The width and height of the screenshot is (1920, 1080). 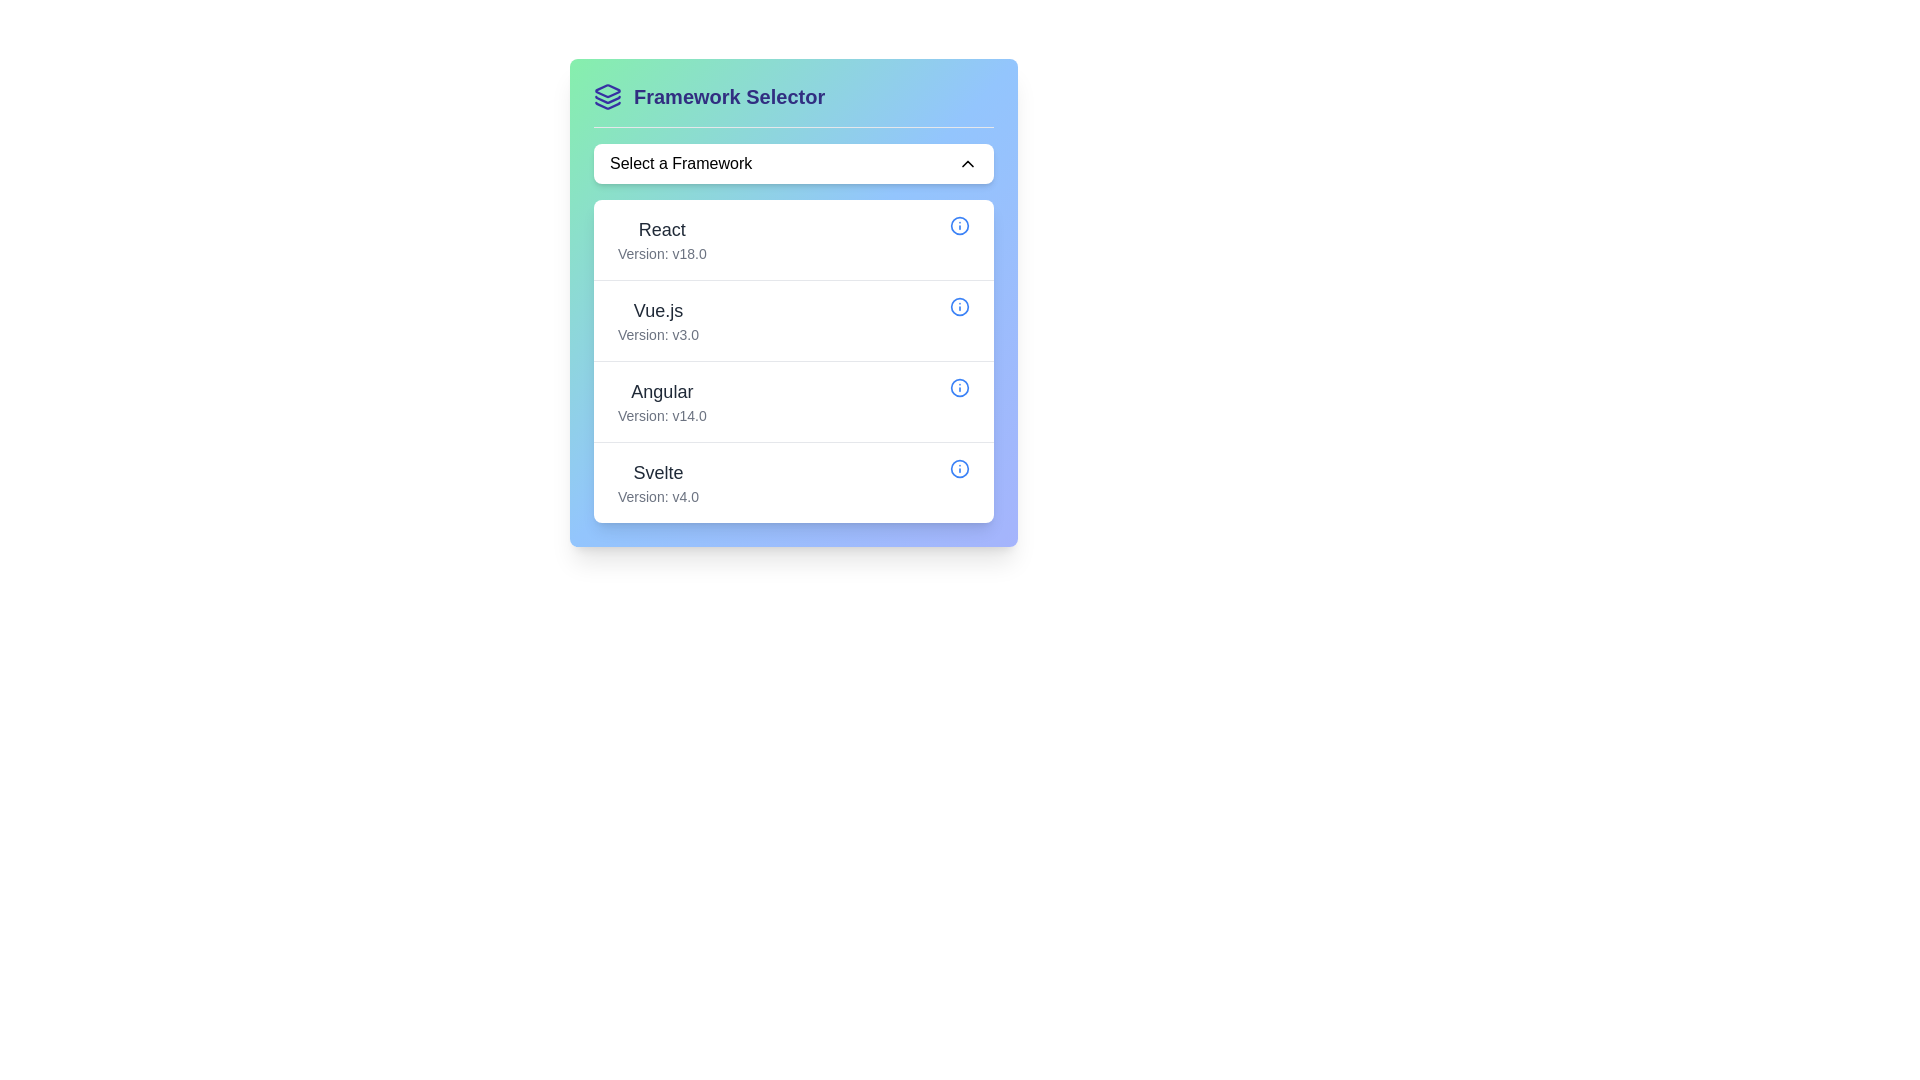 I want to click on the Text Block displaying 'Angular' in the dropdown menu titled 'Framework Selector', so click(x=662, y=401).